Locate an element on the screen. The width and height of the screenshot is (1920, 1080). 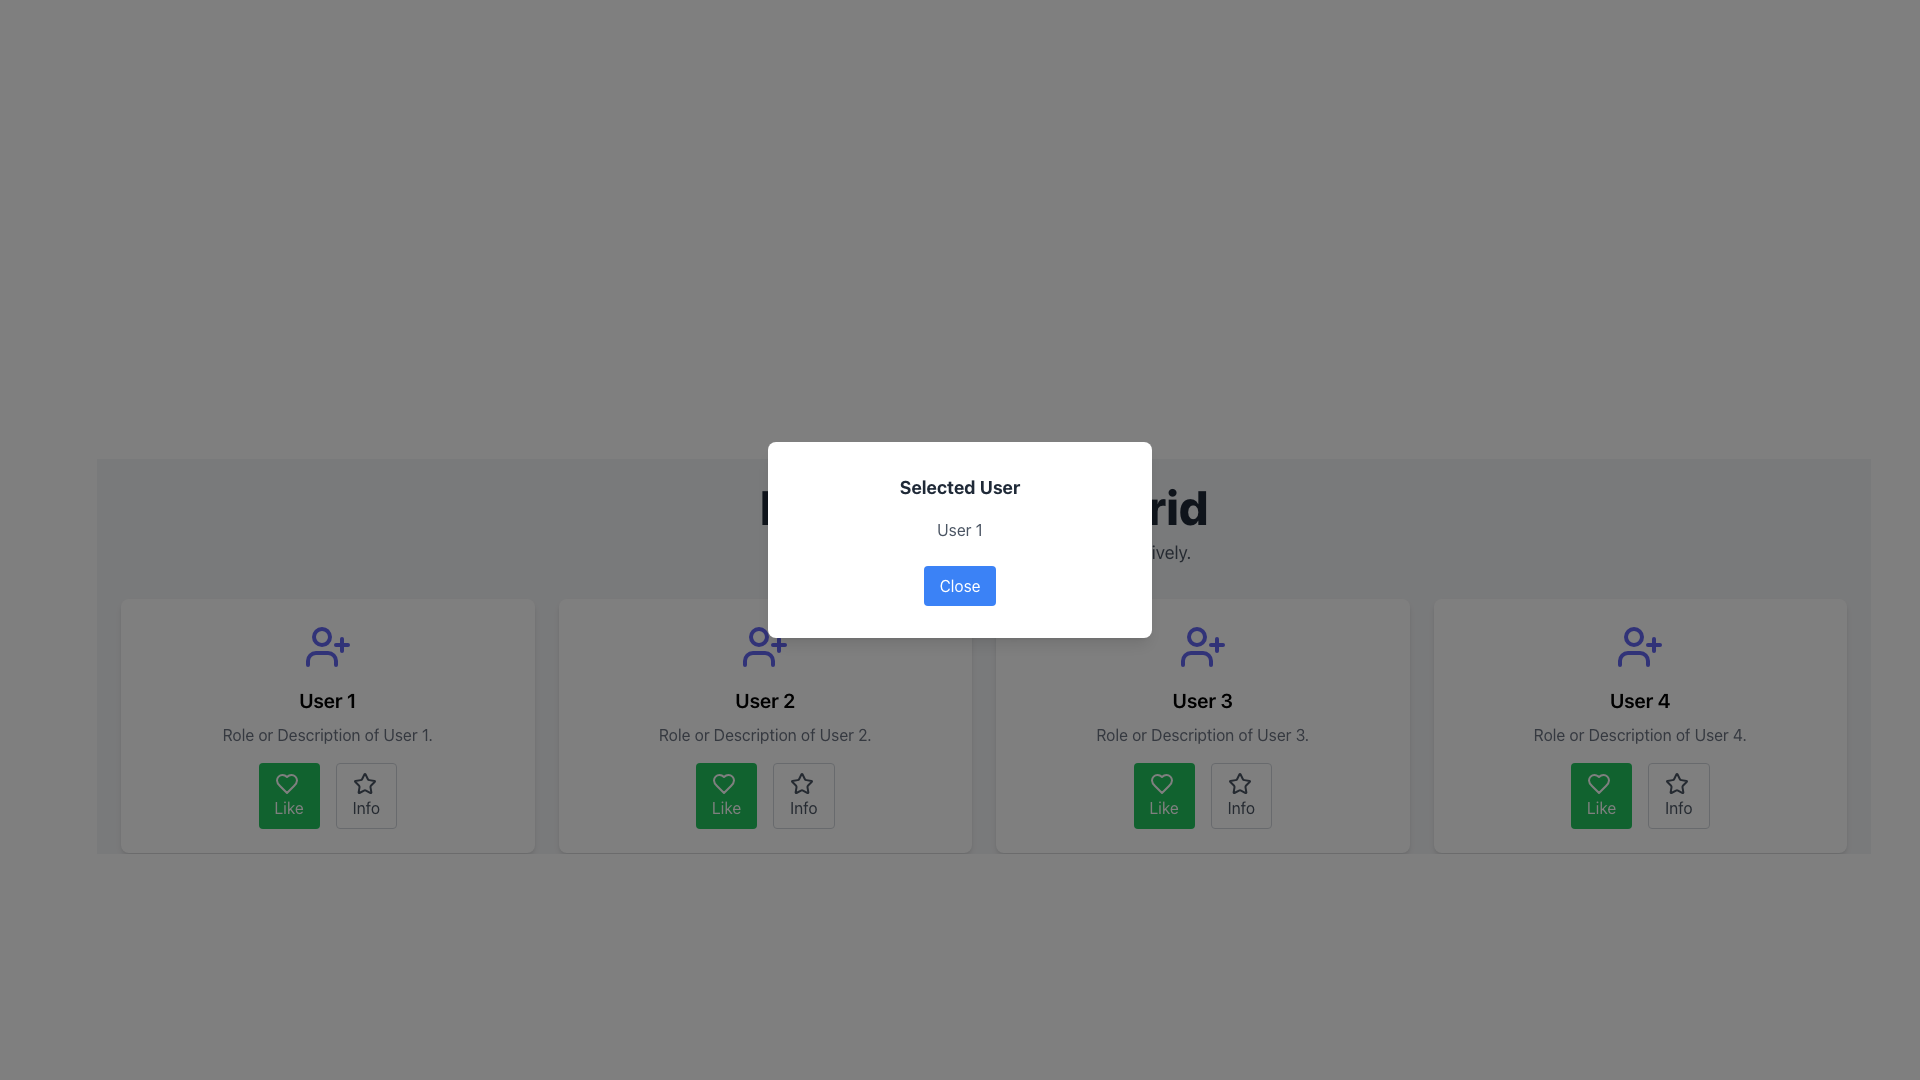
the user avatar icon with a plus symbol, styled in indigo color, located above the text 'User 3' within the card is located at coordinates (1201, 647).